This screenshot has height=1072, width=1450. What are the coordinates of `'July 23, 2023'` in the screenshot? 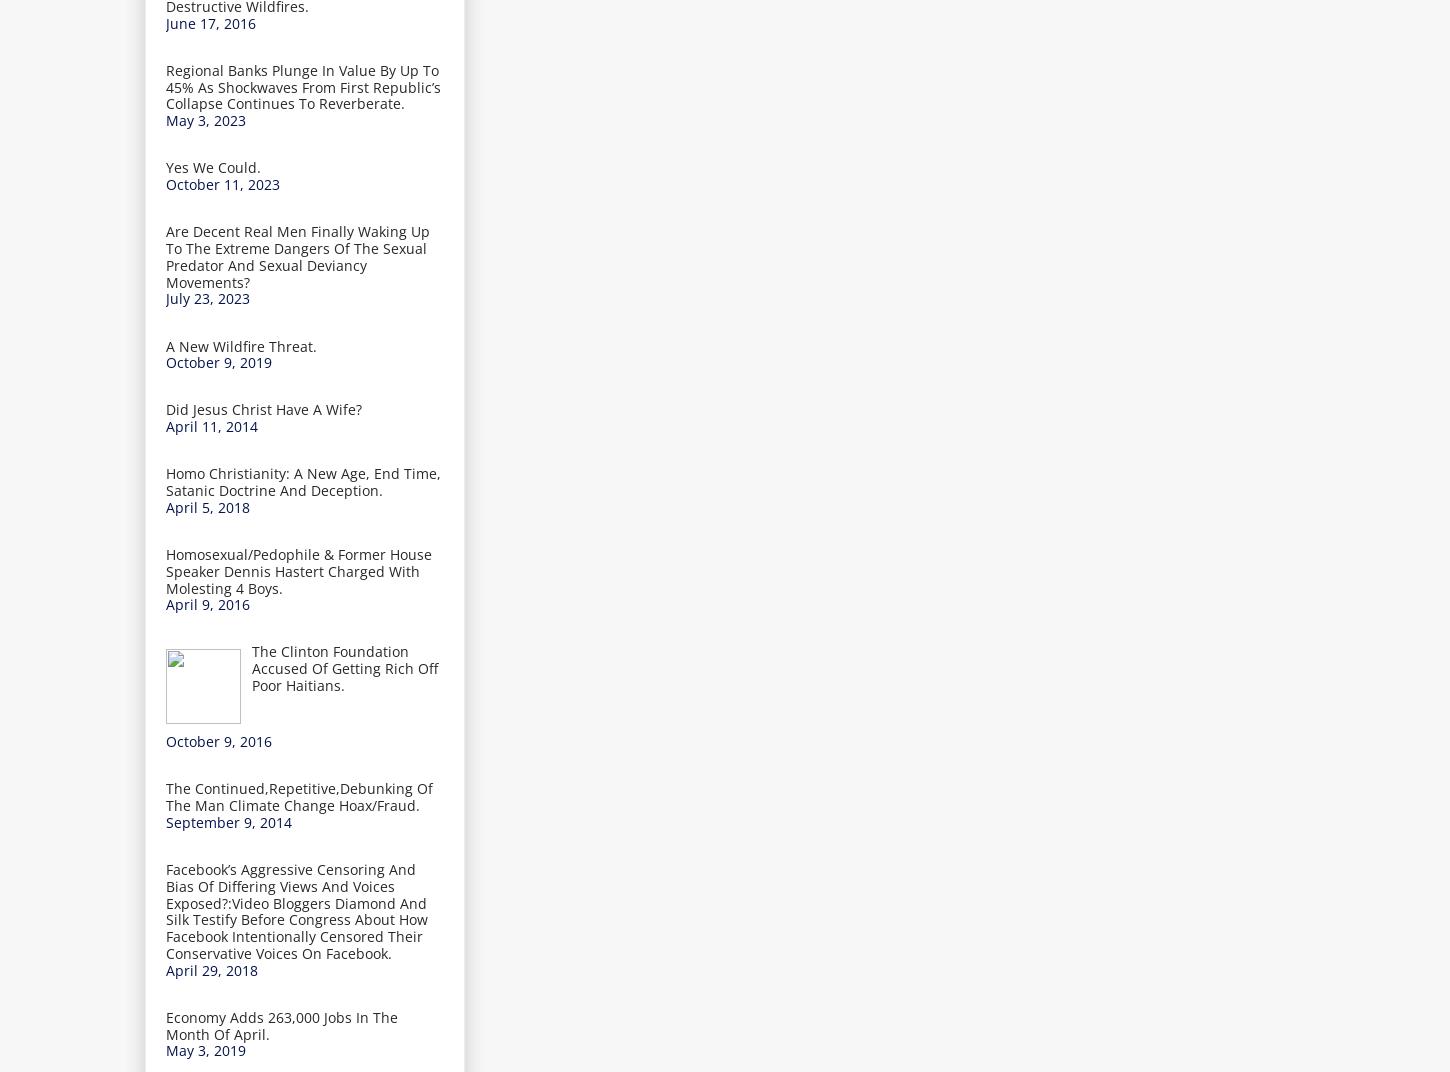 It's located at (206, 297).